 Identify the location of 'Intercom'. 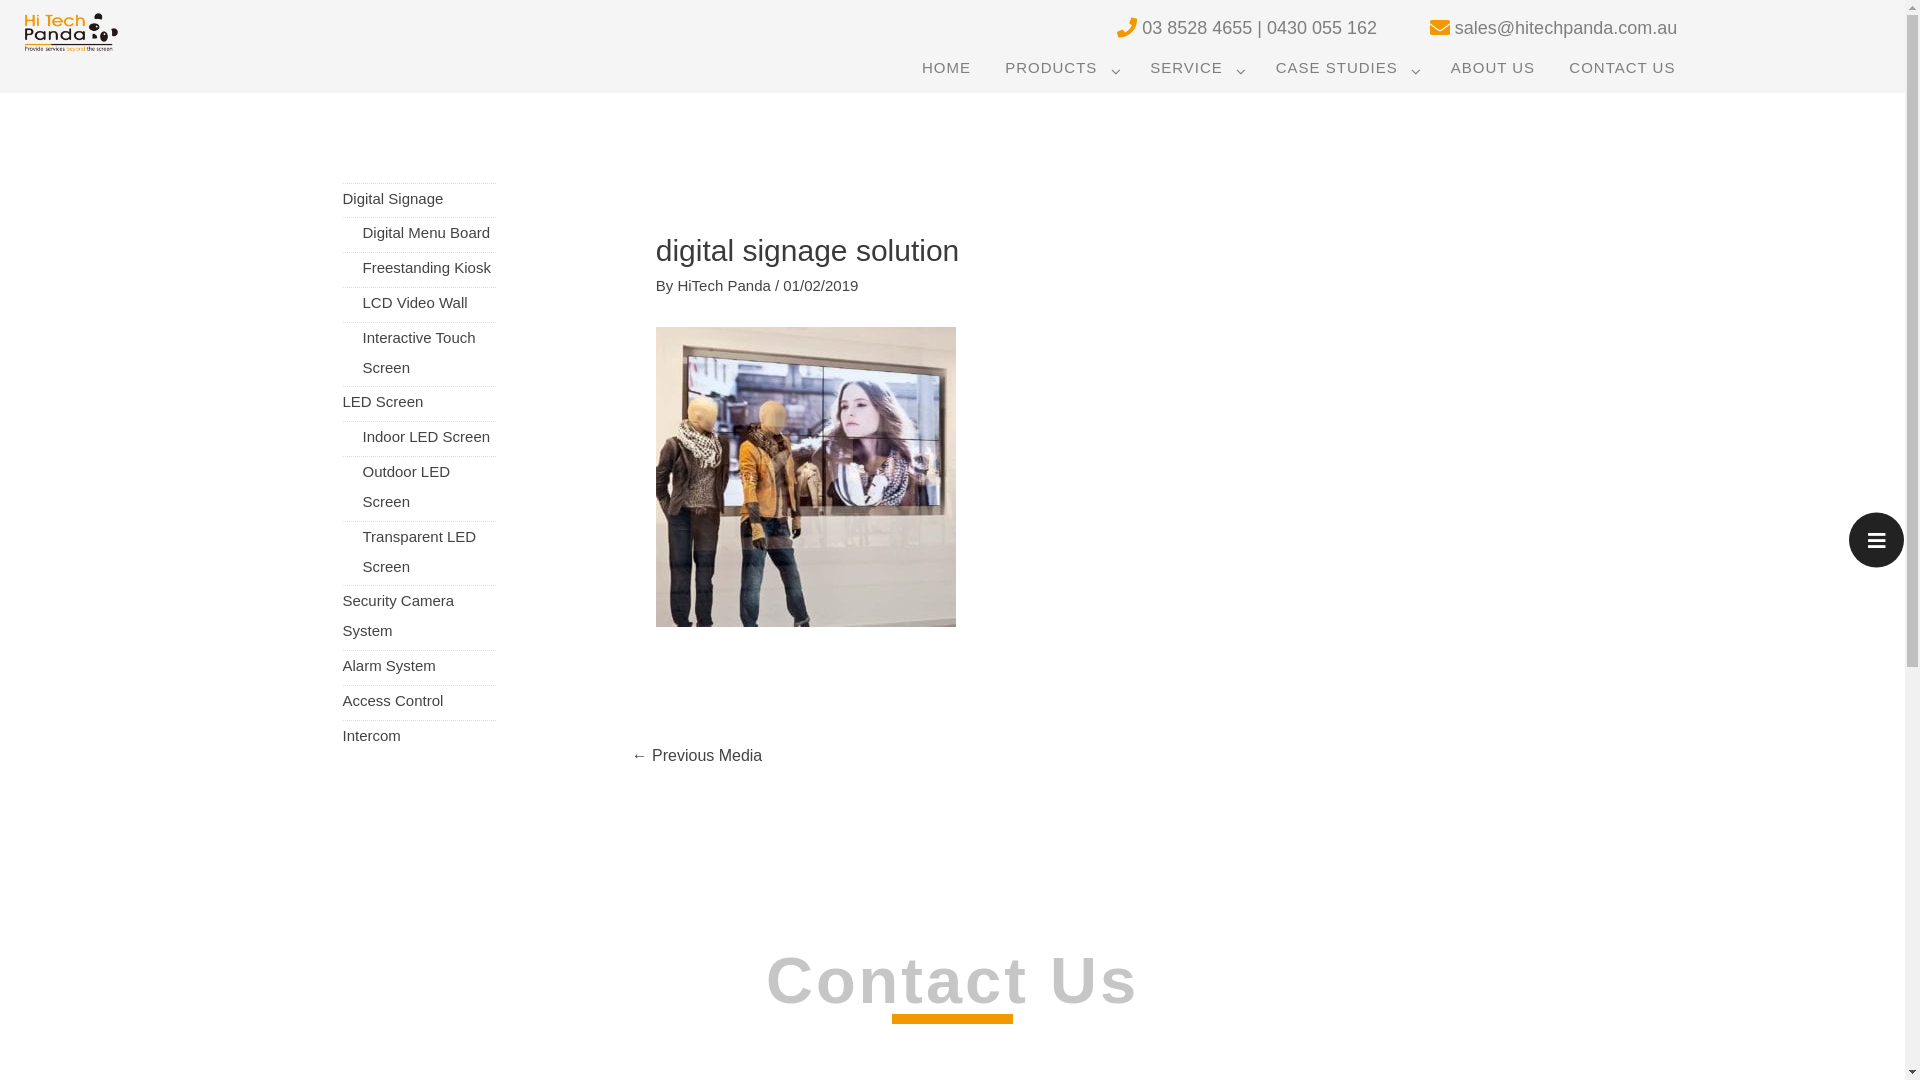
(370, 735).